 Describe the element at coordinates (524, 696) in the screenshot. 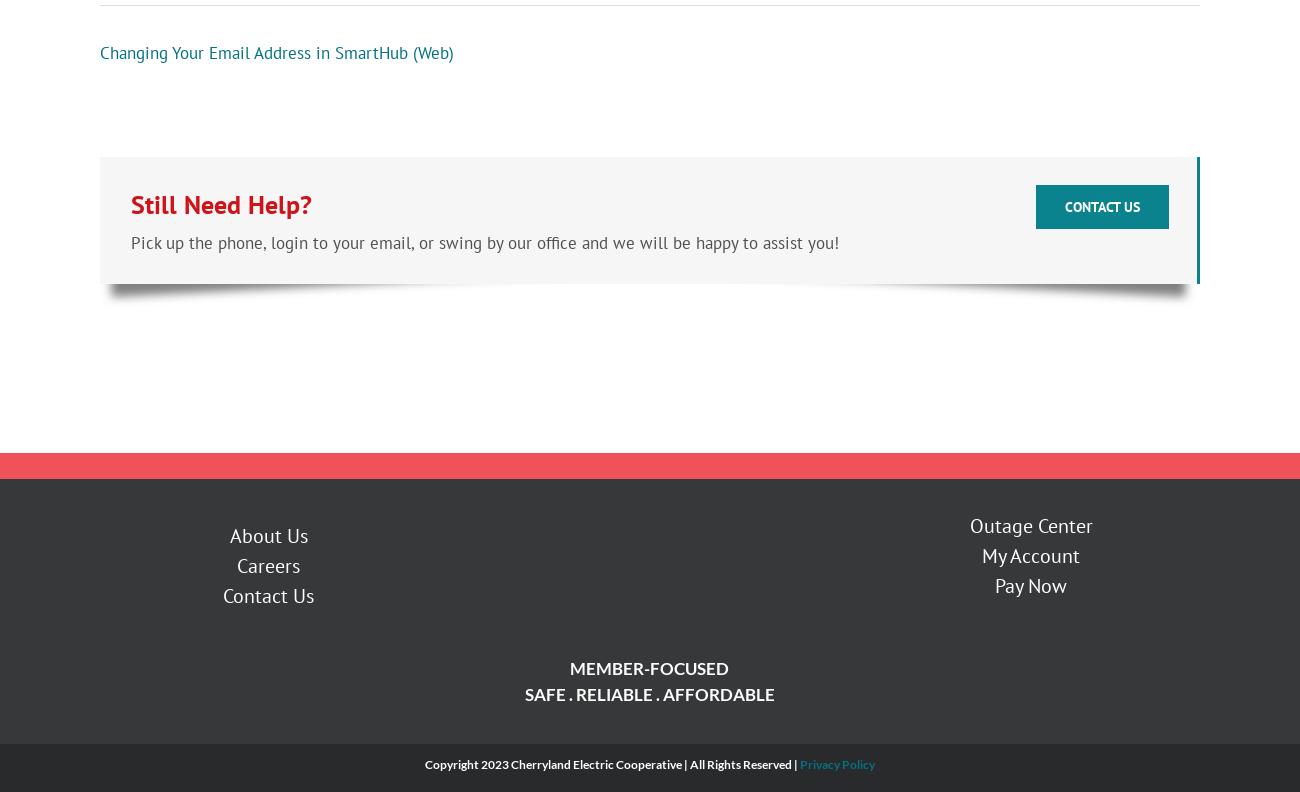

I see `'SAFE . RELIABLE . AFFORDABLE'` at that location.